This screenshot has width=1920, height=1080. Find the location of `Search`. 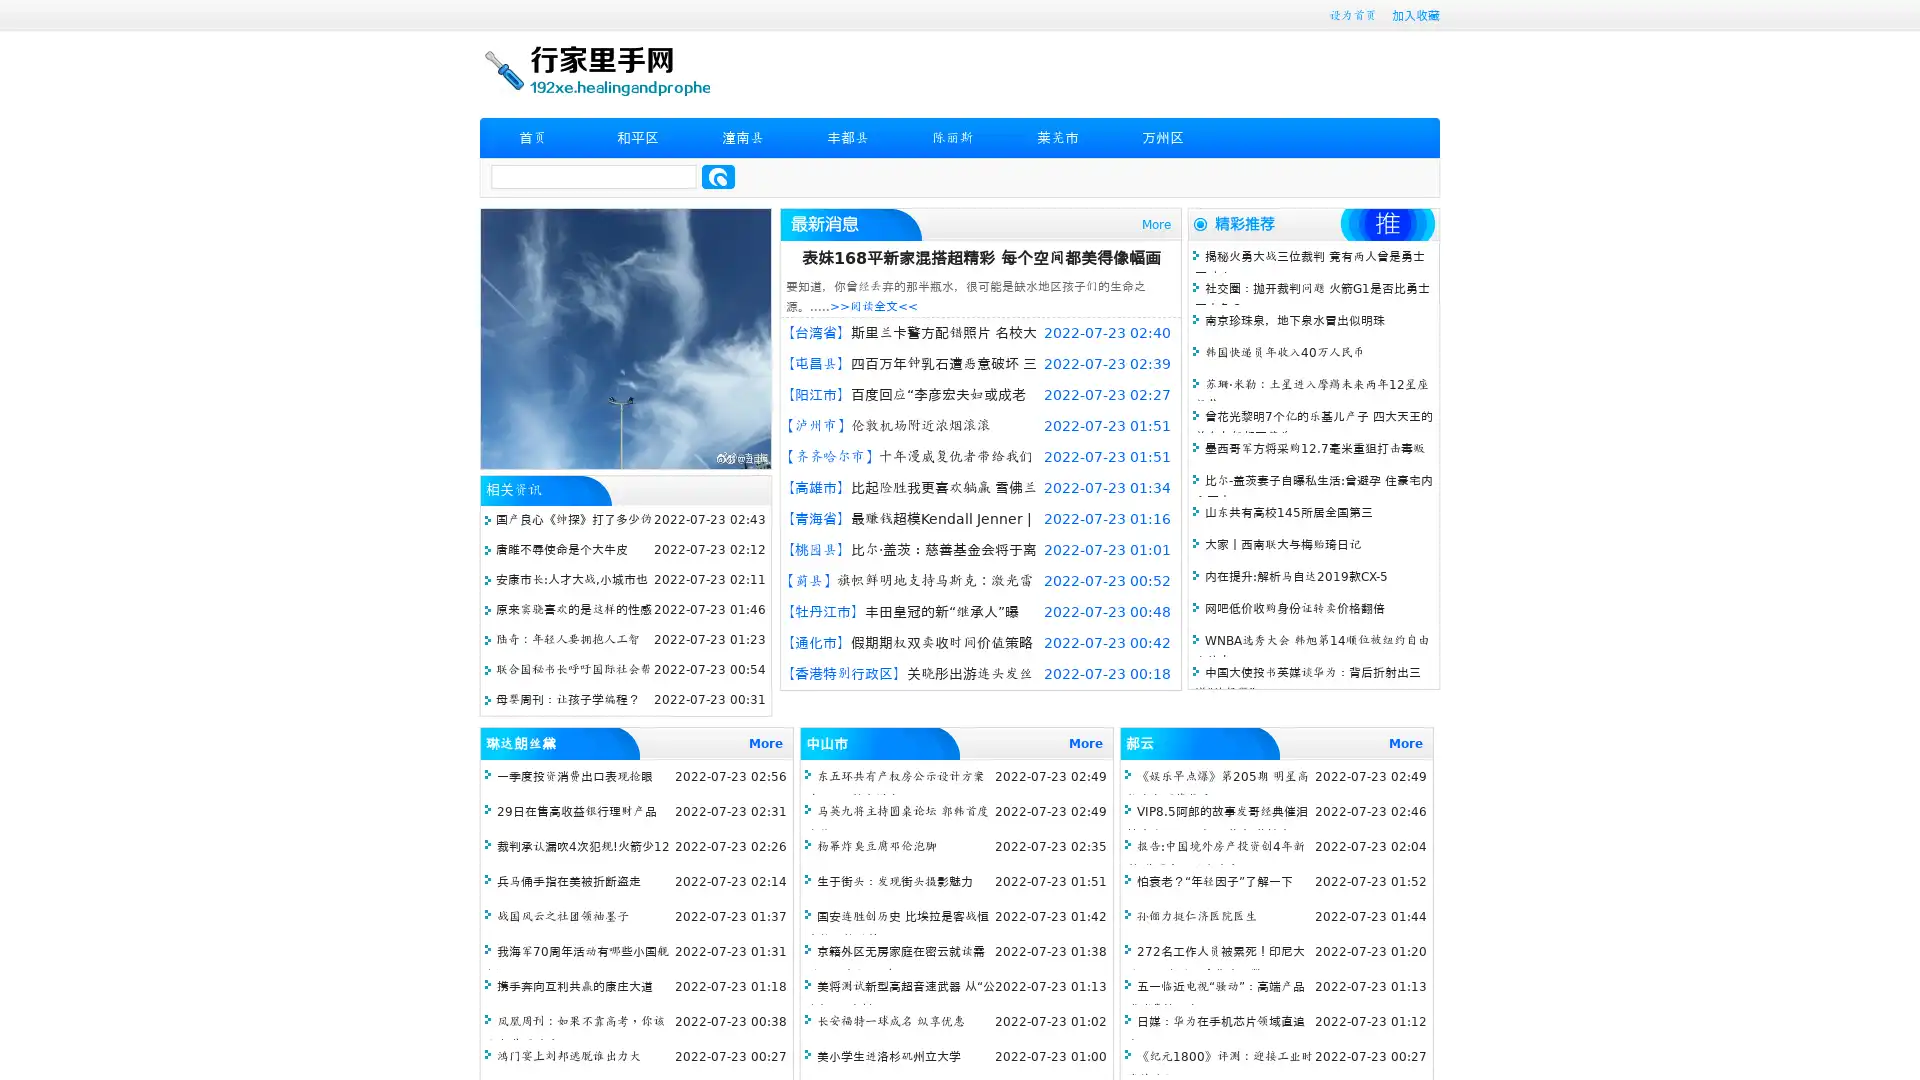

Search is located at coordinates (718, 176).